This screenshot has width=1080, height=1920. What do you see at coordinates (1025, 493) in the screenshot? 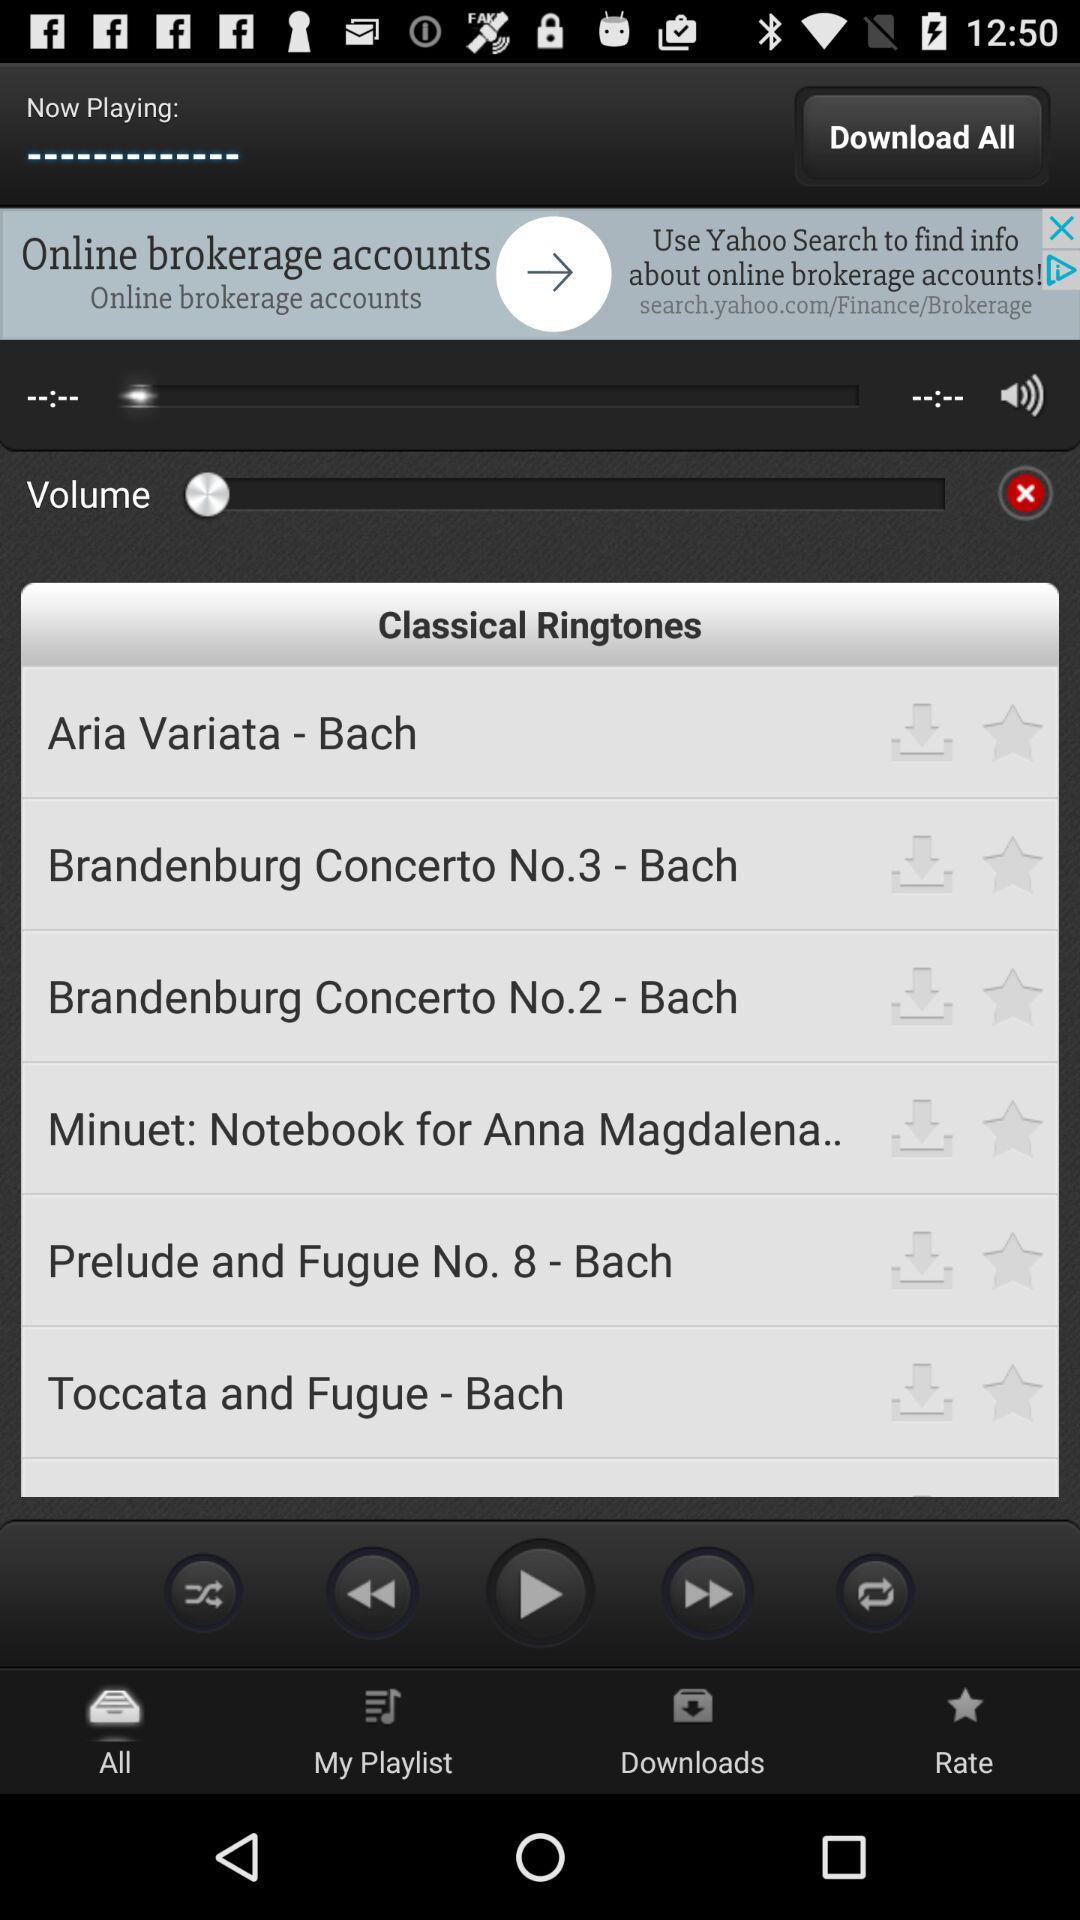
I see `cancel app` at bounding box center [1025, 493].